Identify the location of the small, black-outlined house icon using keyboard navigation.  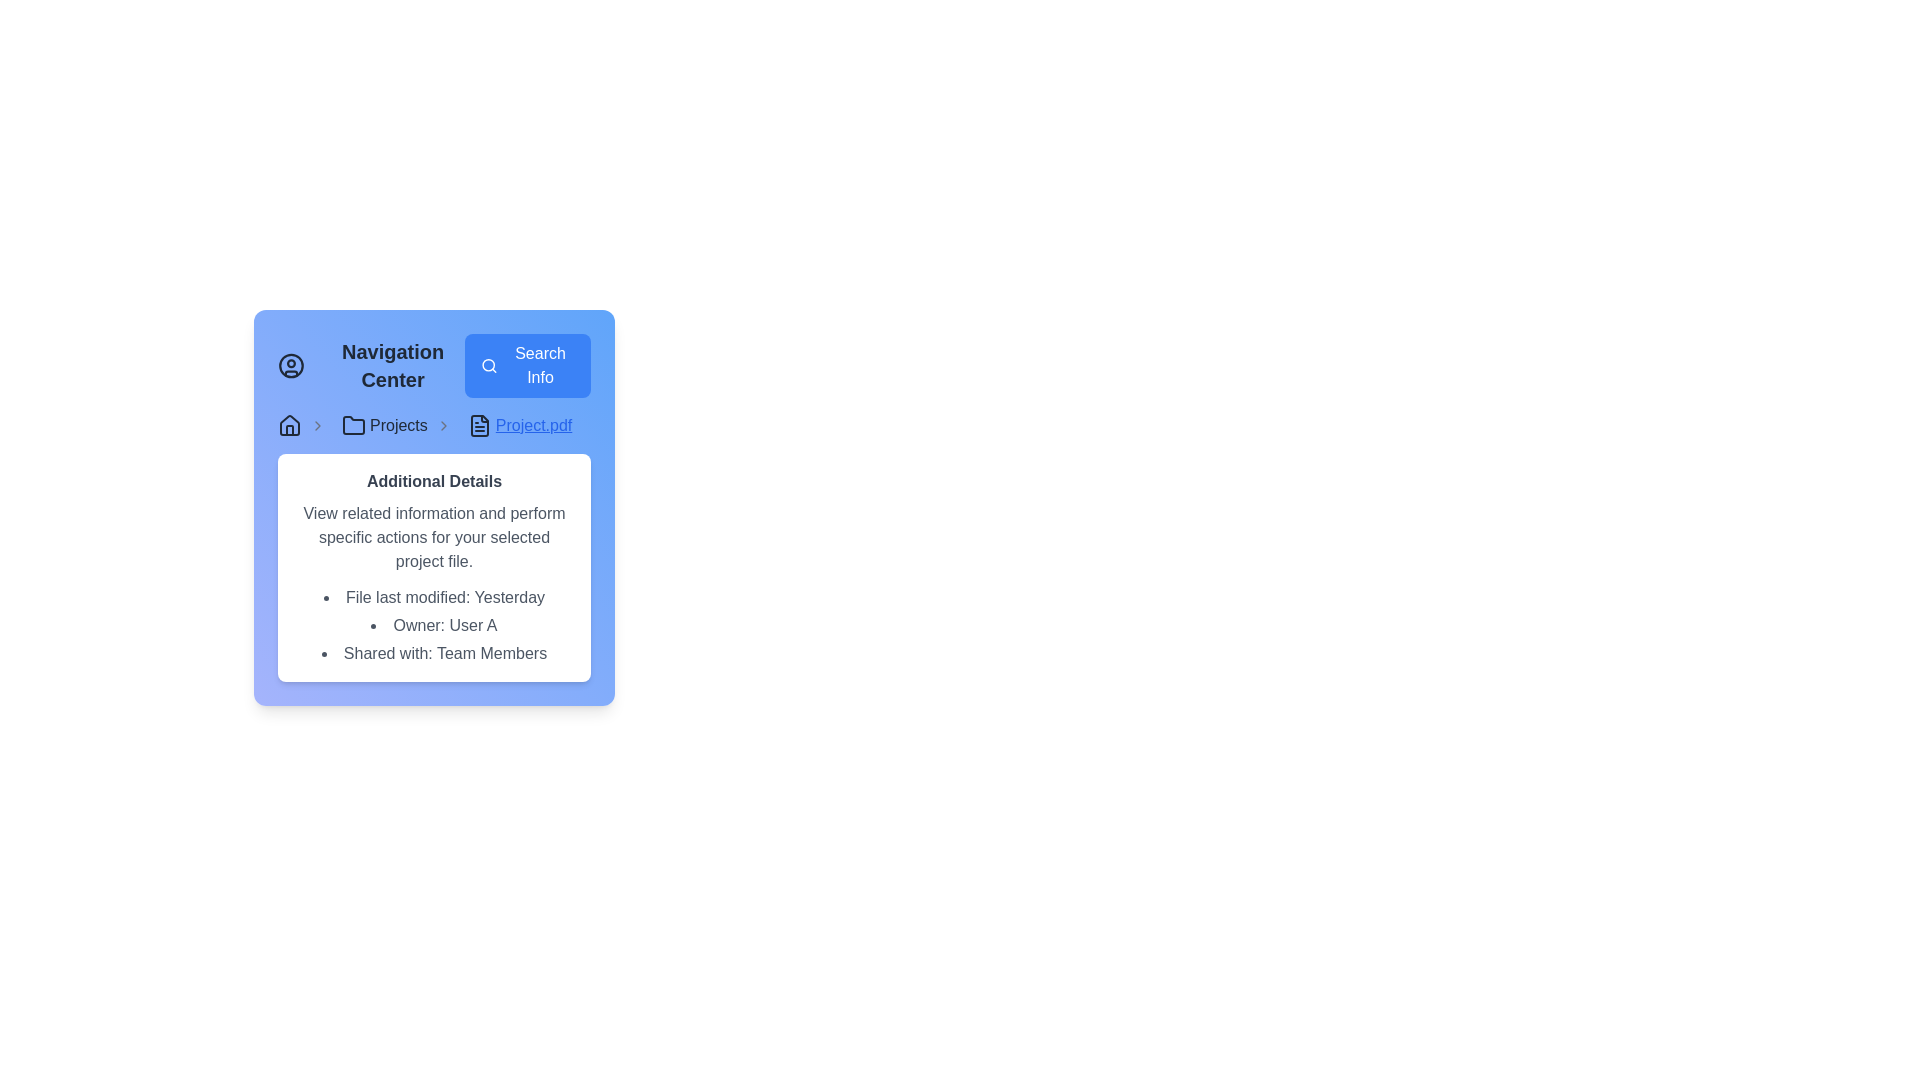
(288, 424).